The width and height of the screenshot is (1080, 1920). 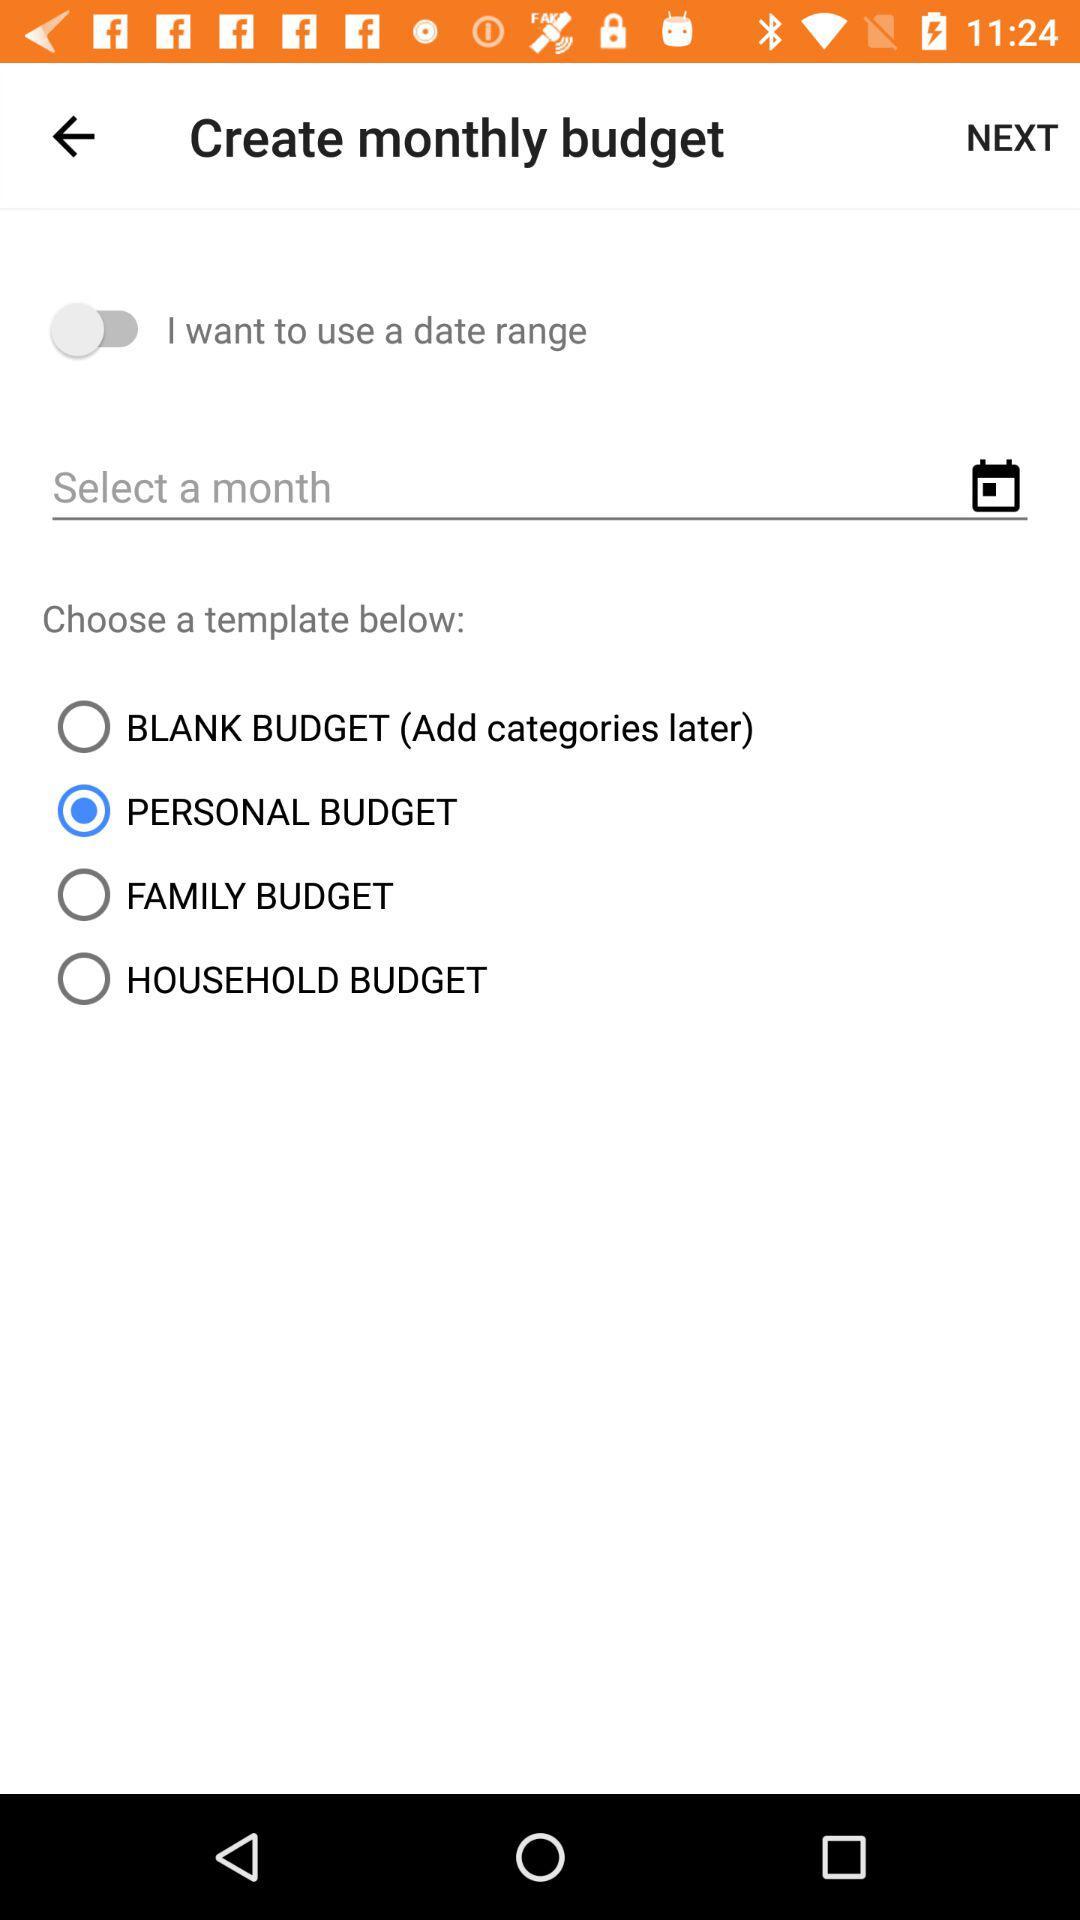 I want to click on month, so click(x=540, y=488).